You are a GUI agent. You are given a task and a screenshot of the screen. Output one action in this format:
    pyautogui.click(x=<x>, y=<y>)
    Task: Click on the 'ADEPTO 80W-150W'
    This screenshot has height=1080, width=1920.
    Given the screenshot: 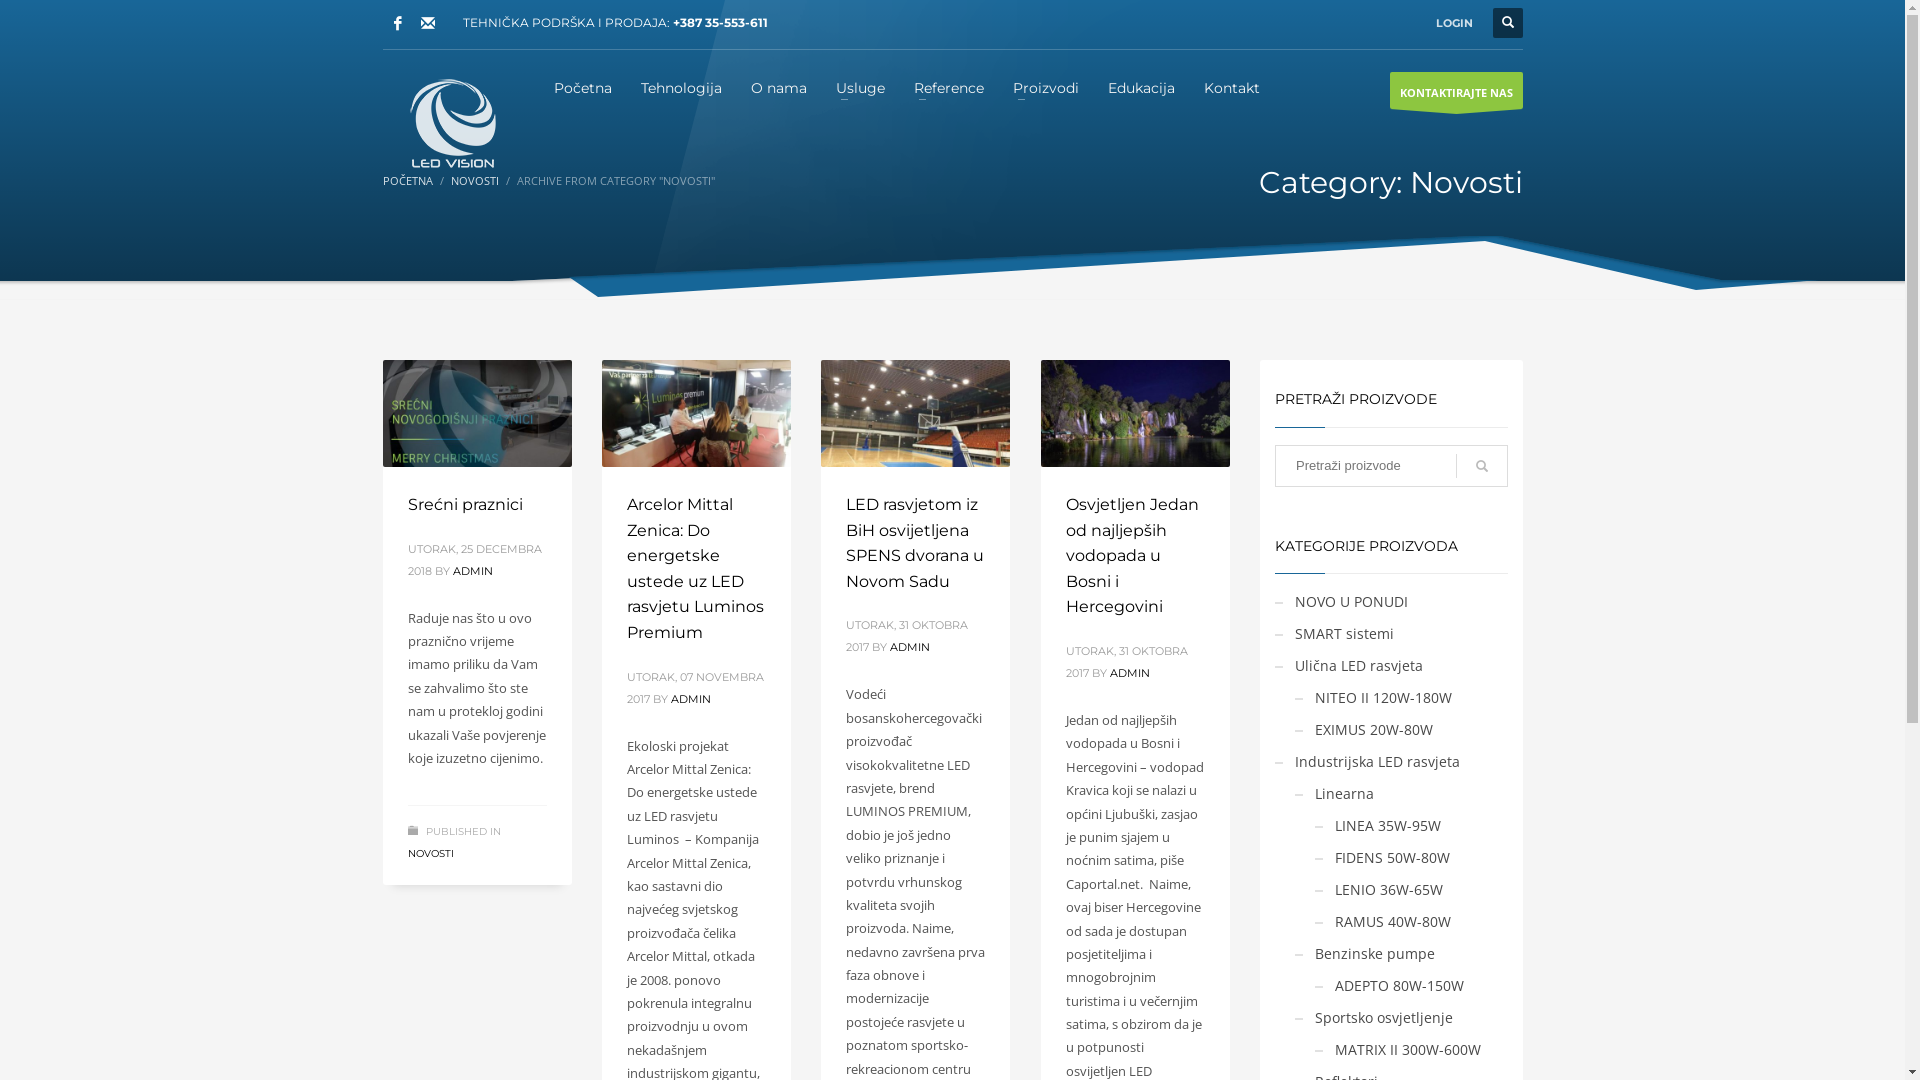 What is the action you would take?
    pyautogui.click(x=1388, y=984)
    